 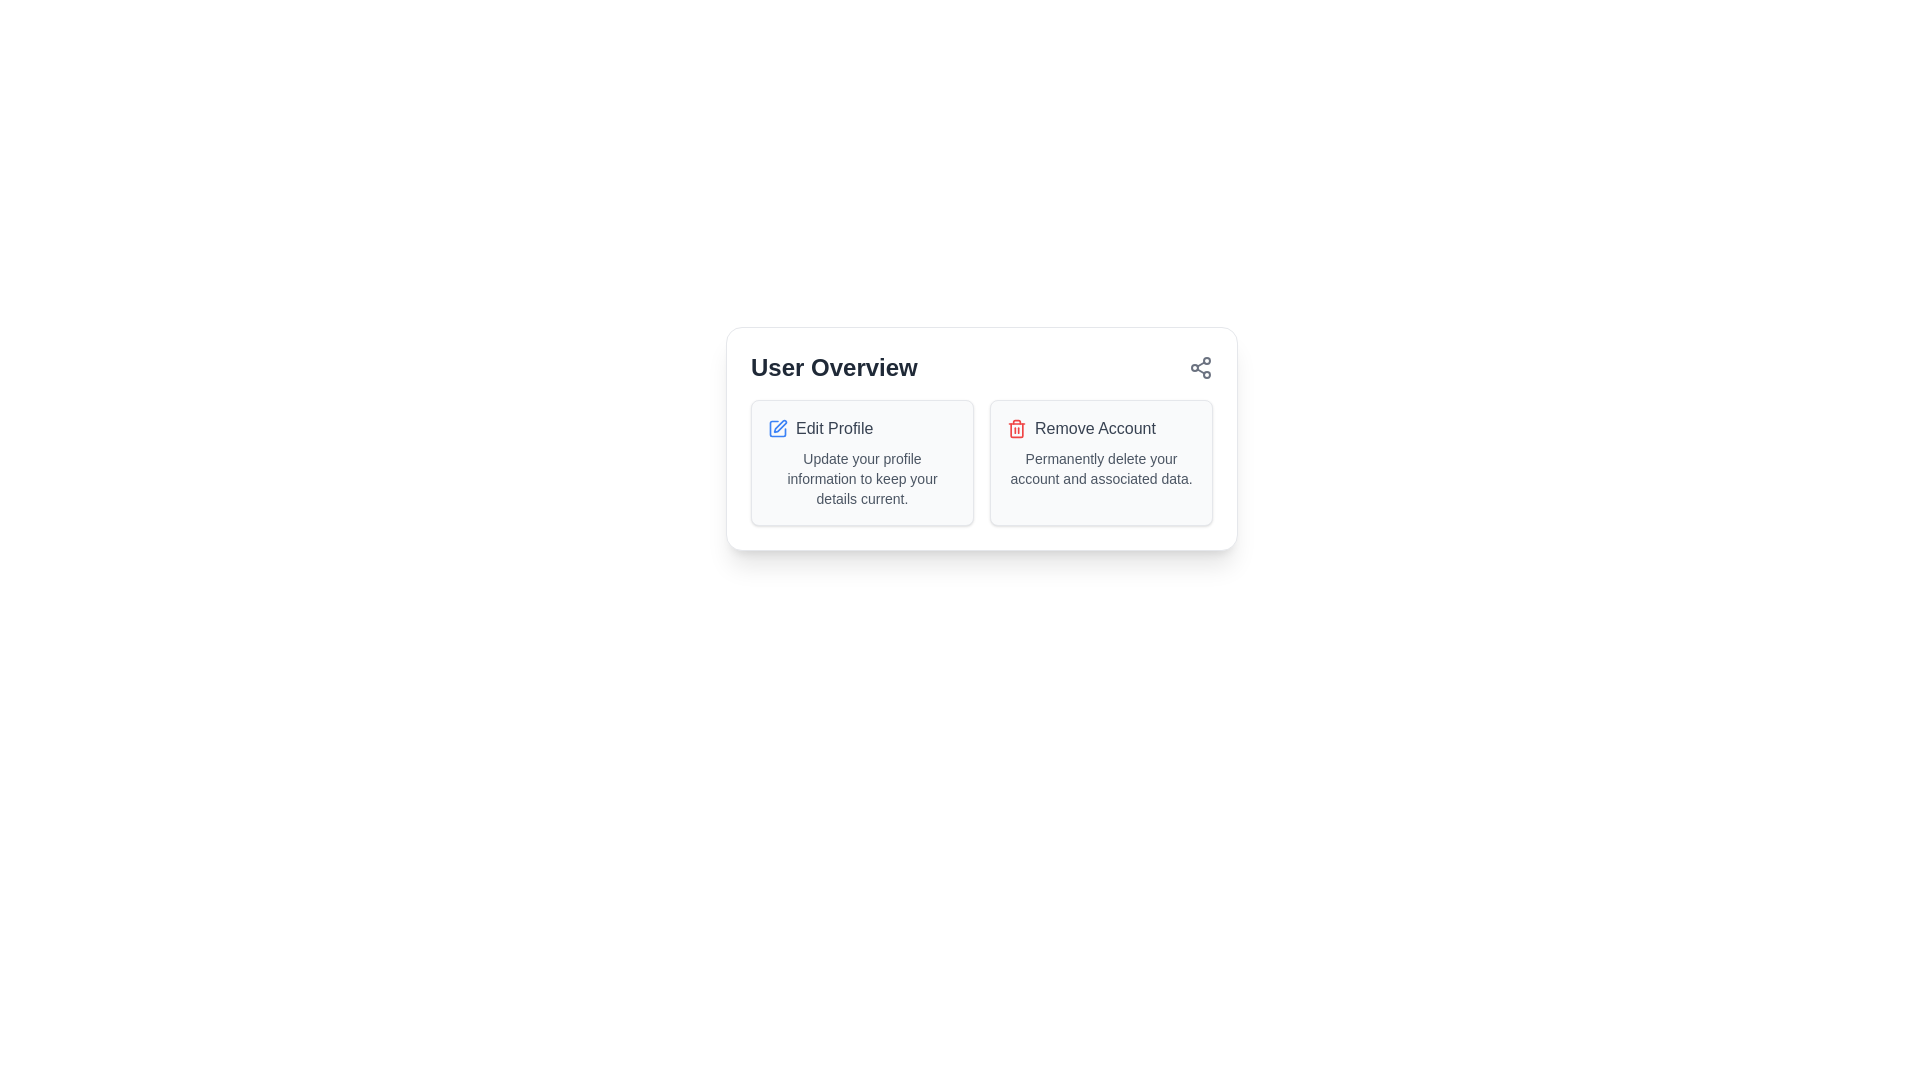 What do you see at coordinates (776, 427) in the screenshot?
I see `the outlined square icon that represents a graphical shape in the UI, which is part of a larger icon set and positioned to the left of another icon and the 'Edit Profile' button` at bounding box center [776, 427].